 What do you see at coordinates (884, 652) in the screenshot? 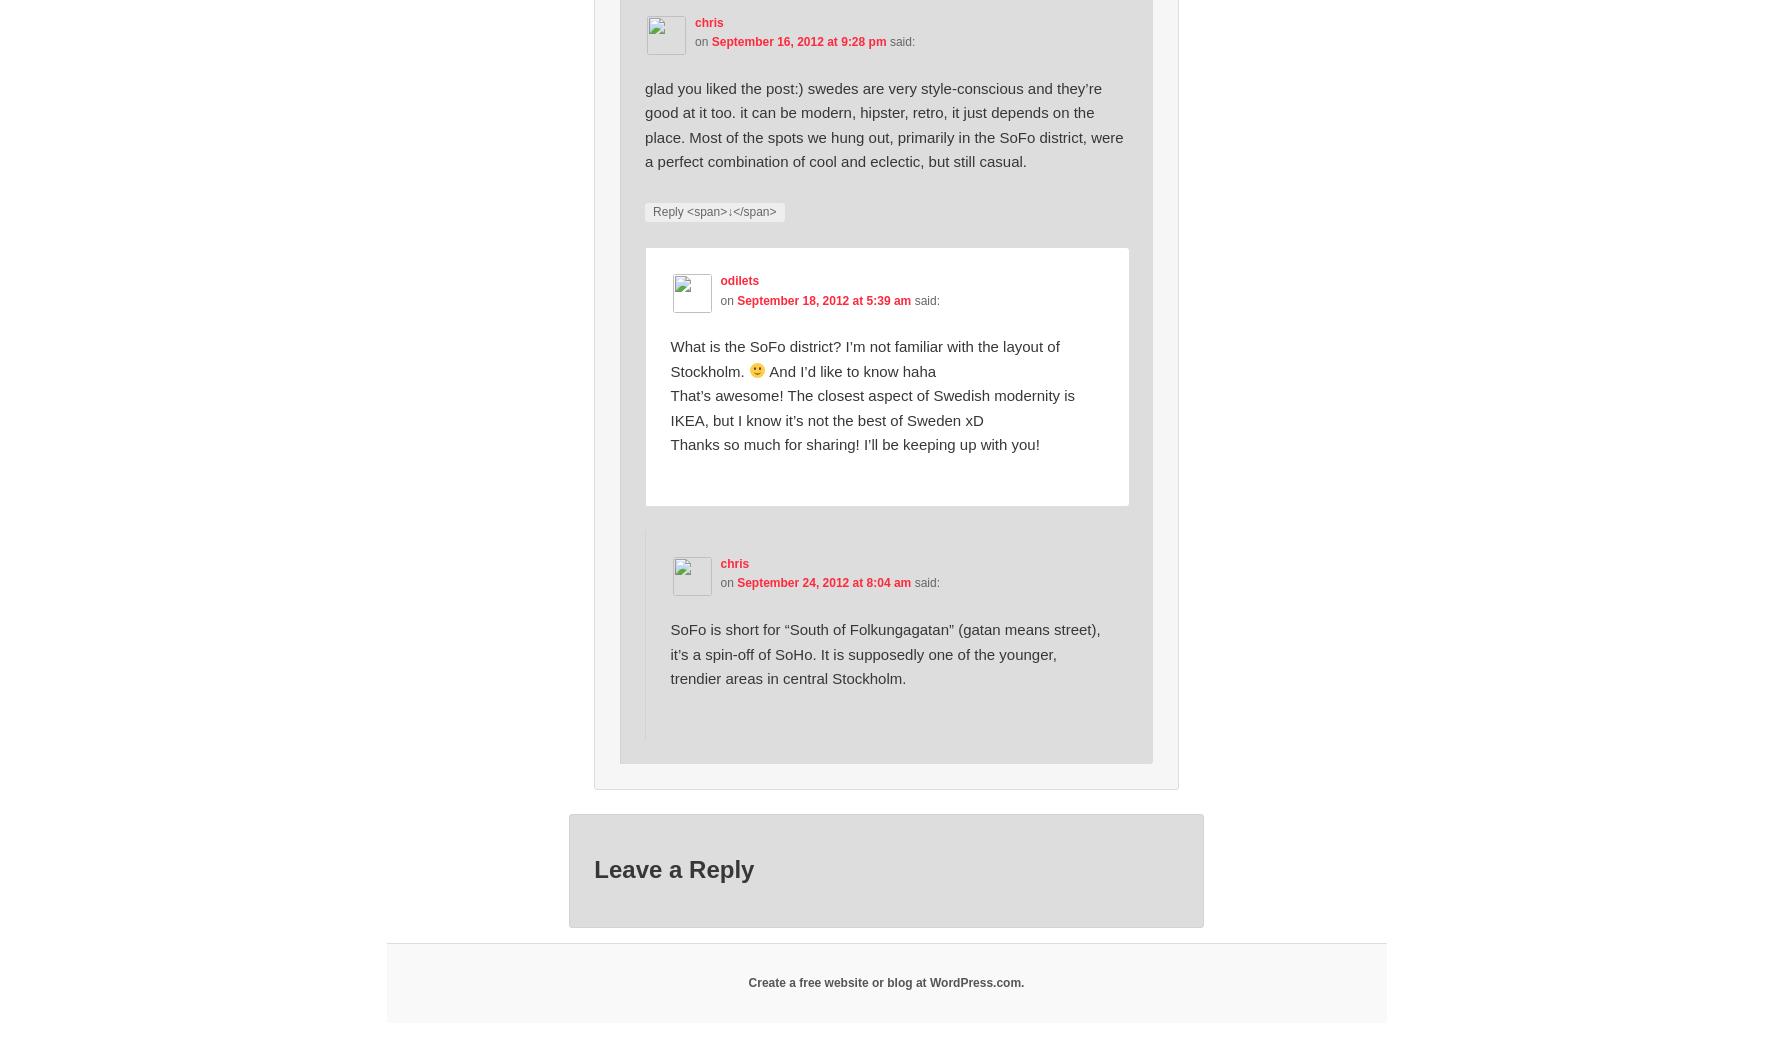
I see `'SoFo is short for “South of Folkungagatan” (gatan means street), it’s a spin-off of SoHo.  It is supposedly one of the younger, trendier areas in central Stockholm.'` at bounding box center [884, 652].